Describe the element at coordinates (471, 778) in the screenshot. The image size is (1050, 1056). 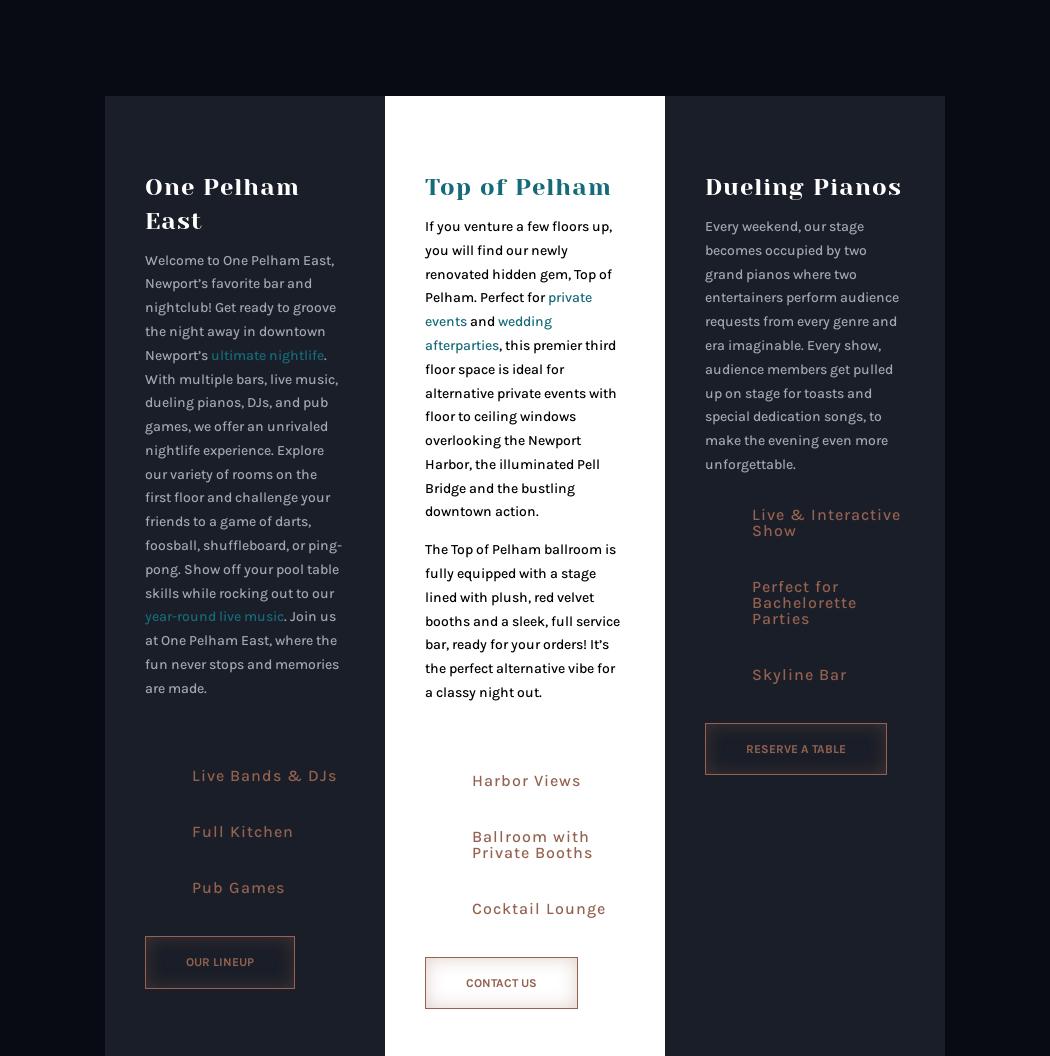
I see `'Harbor Views'` at that location.